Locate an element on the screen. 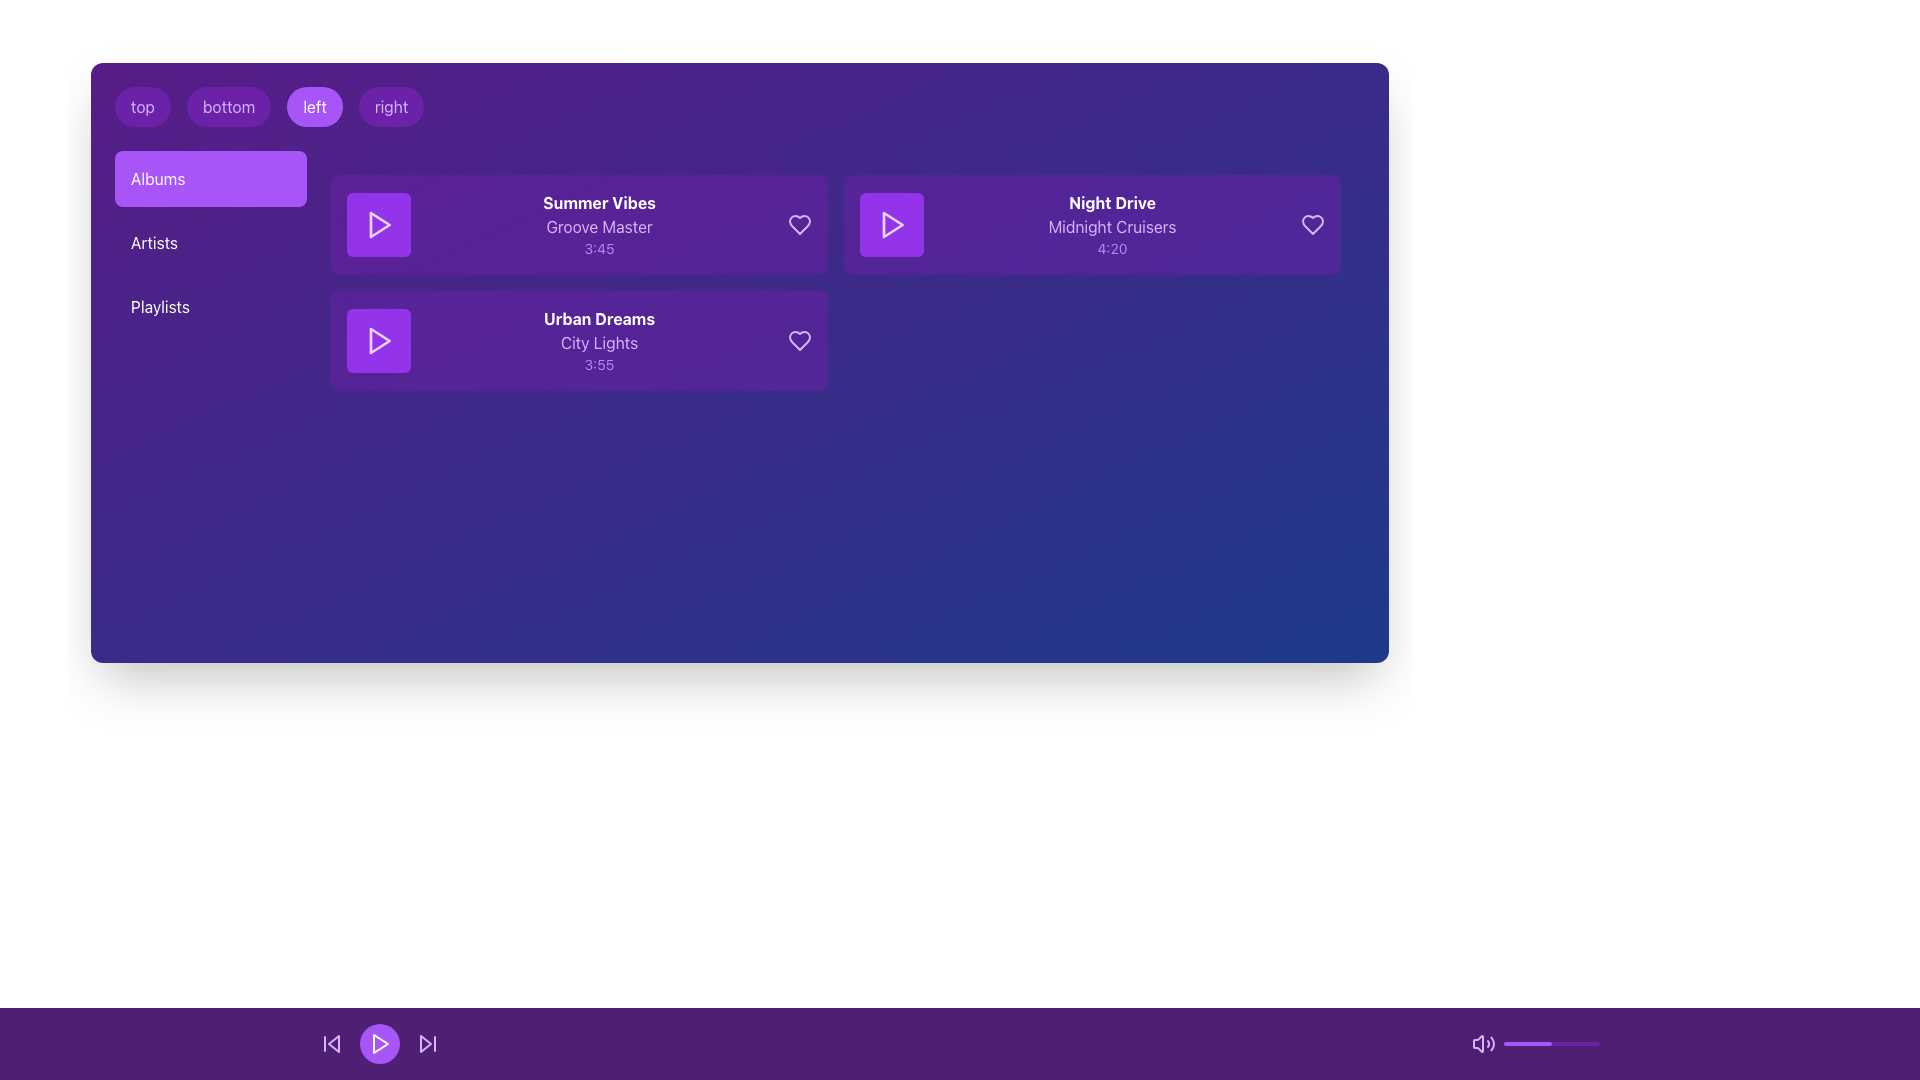 Image resolution: width=1920 pixels, height=1080 pixels. text label displaying '4:20', which is styled in a small font size with a light purple color and positioned underneath 'Midnight Cruisers' in a section with a purple background is located at coordinates (1111, 248).